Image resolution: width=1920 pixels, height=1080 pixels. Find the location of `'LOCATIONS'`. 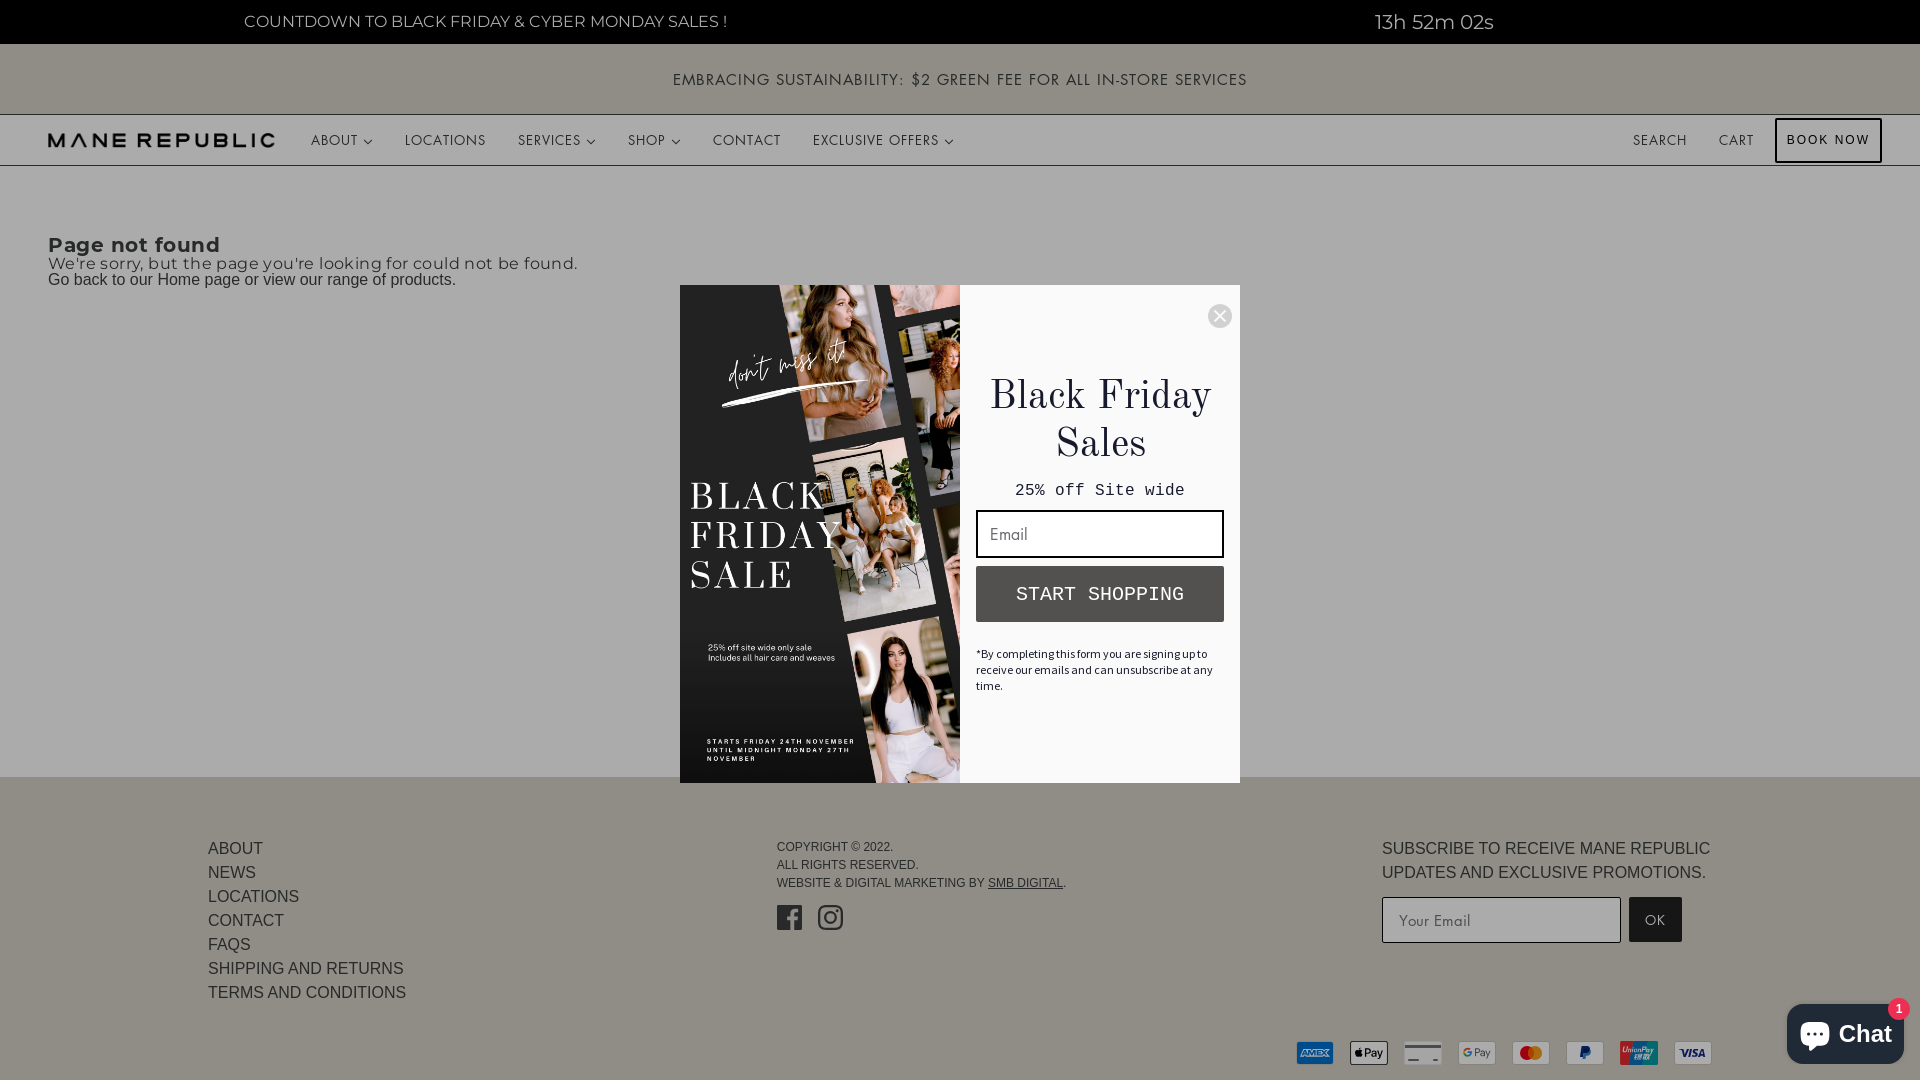

'LOCATIONS' is located at coordinates (444, 138).